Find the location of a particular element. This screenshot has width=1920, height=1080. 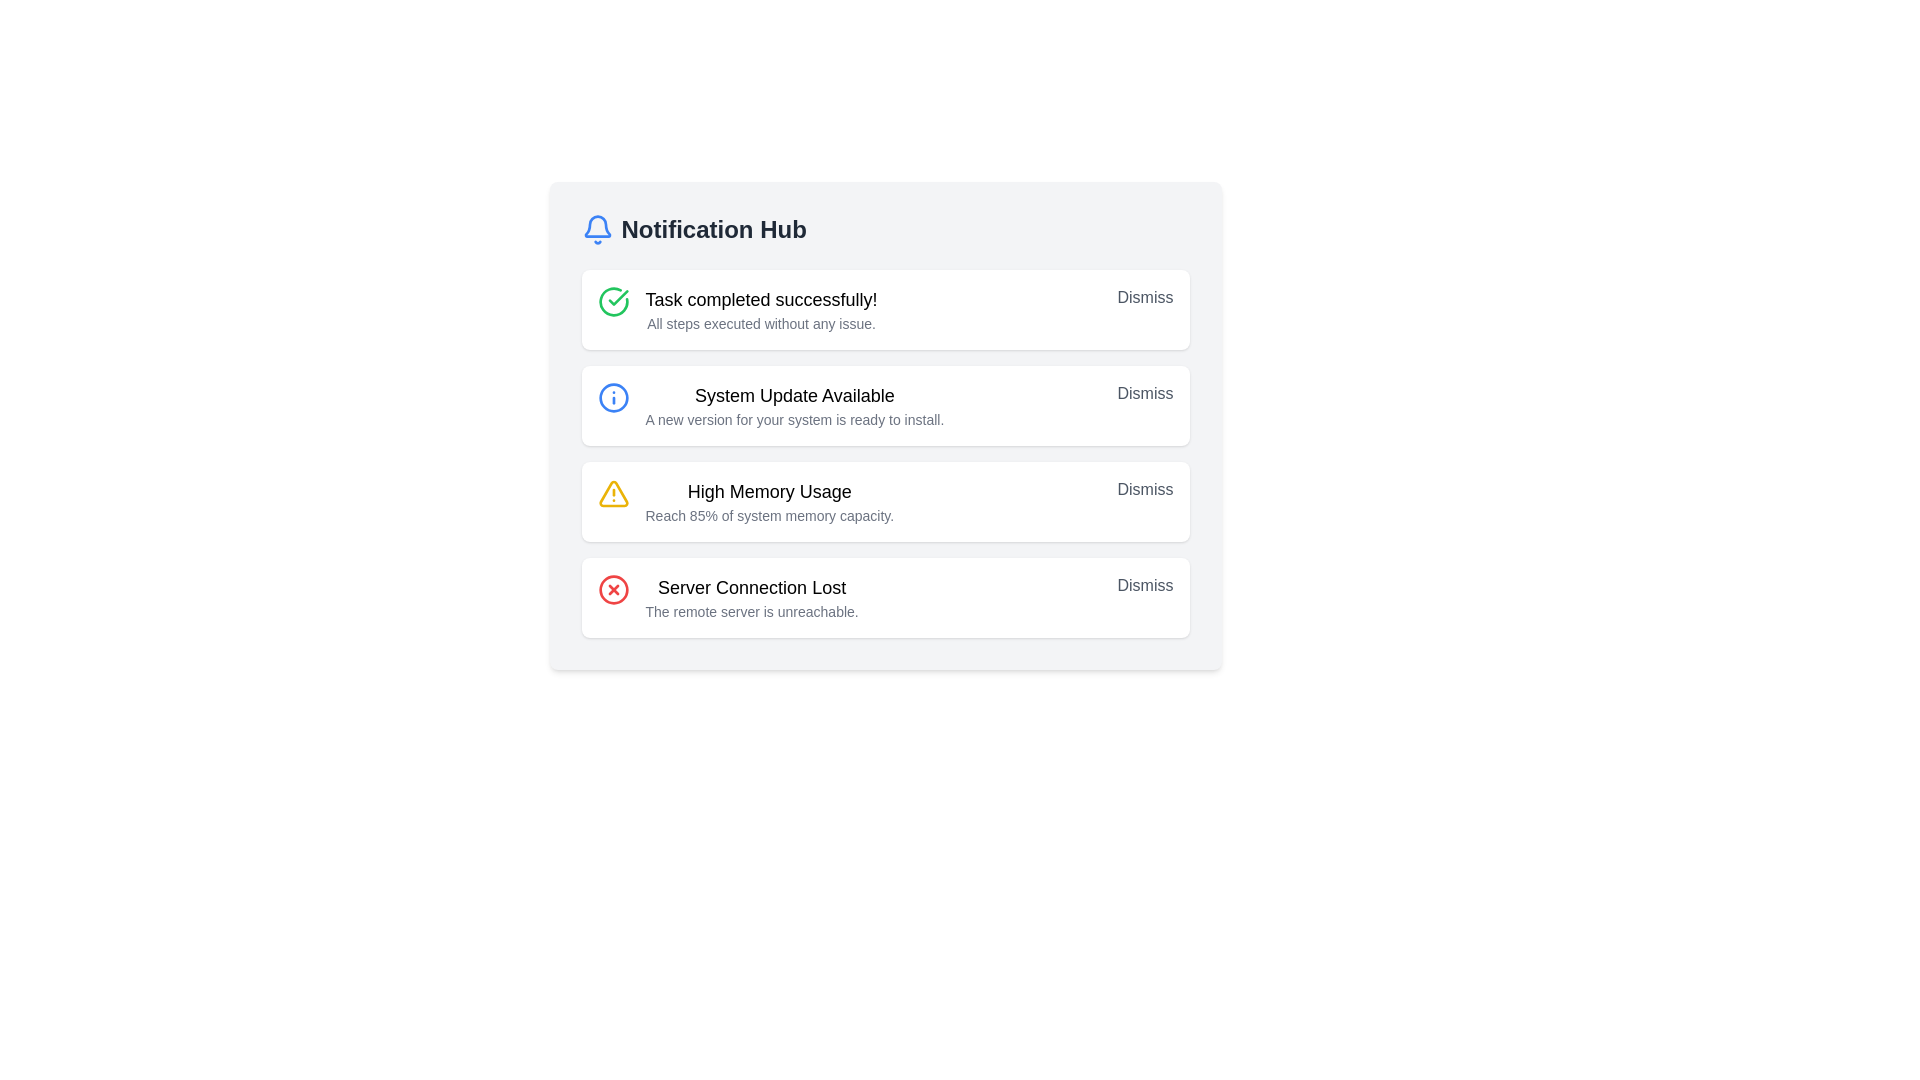

the third notification entry in the notification hub interface, which displays a warning icon and the text 'High Memory Usage' is located at coordinates (768, 500).